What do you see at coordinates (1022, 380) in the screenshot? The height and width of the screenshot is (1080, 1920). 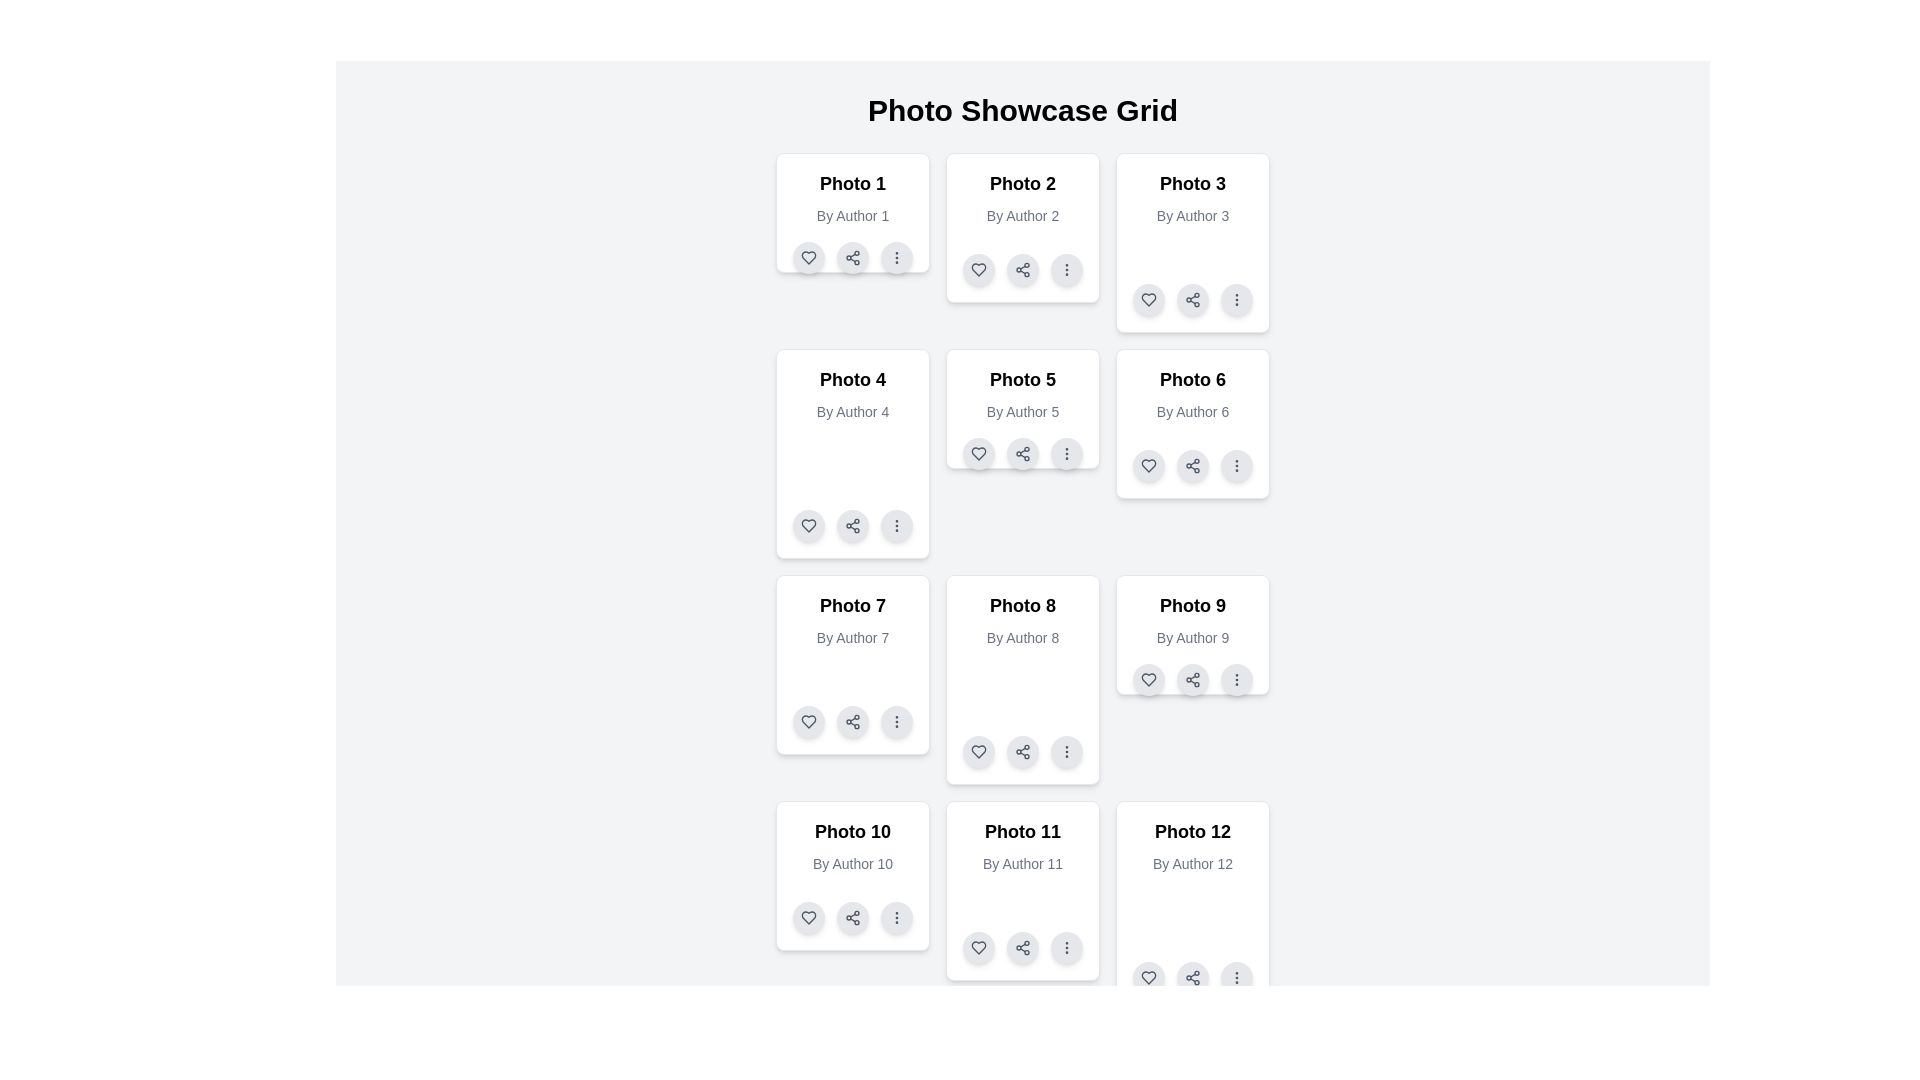 I see `title text label located above 'By Author 5' in the second card of the second row in the grid layout` at bounding box center [1022, 380].